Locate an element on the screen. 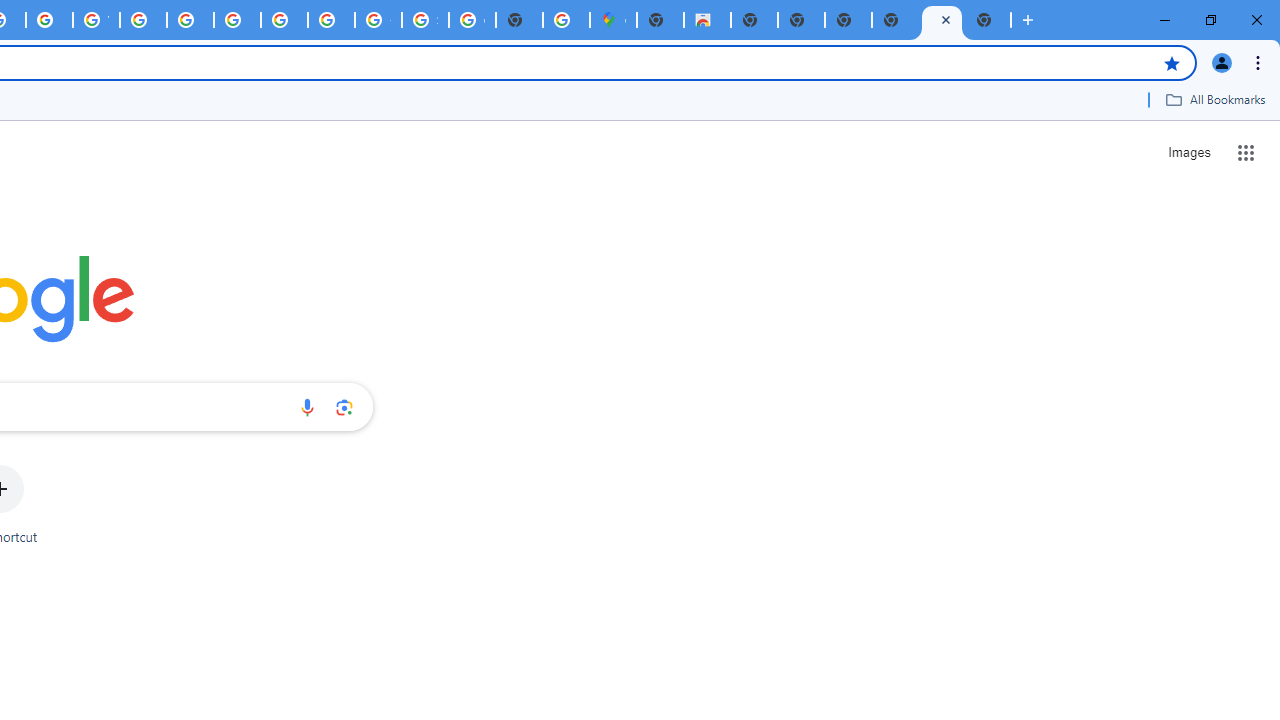 Image resolution: width=1280 pixels, height=720 pixels. 'All Bookmarks' is located at coordinates (1214, 99).